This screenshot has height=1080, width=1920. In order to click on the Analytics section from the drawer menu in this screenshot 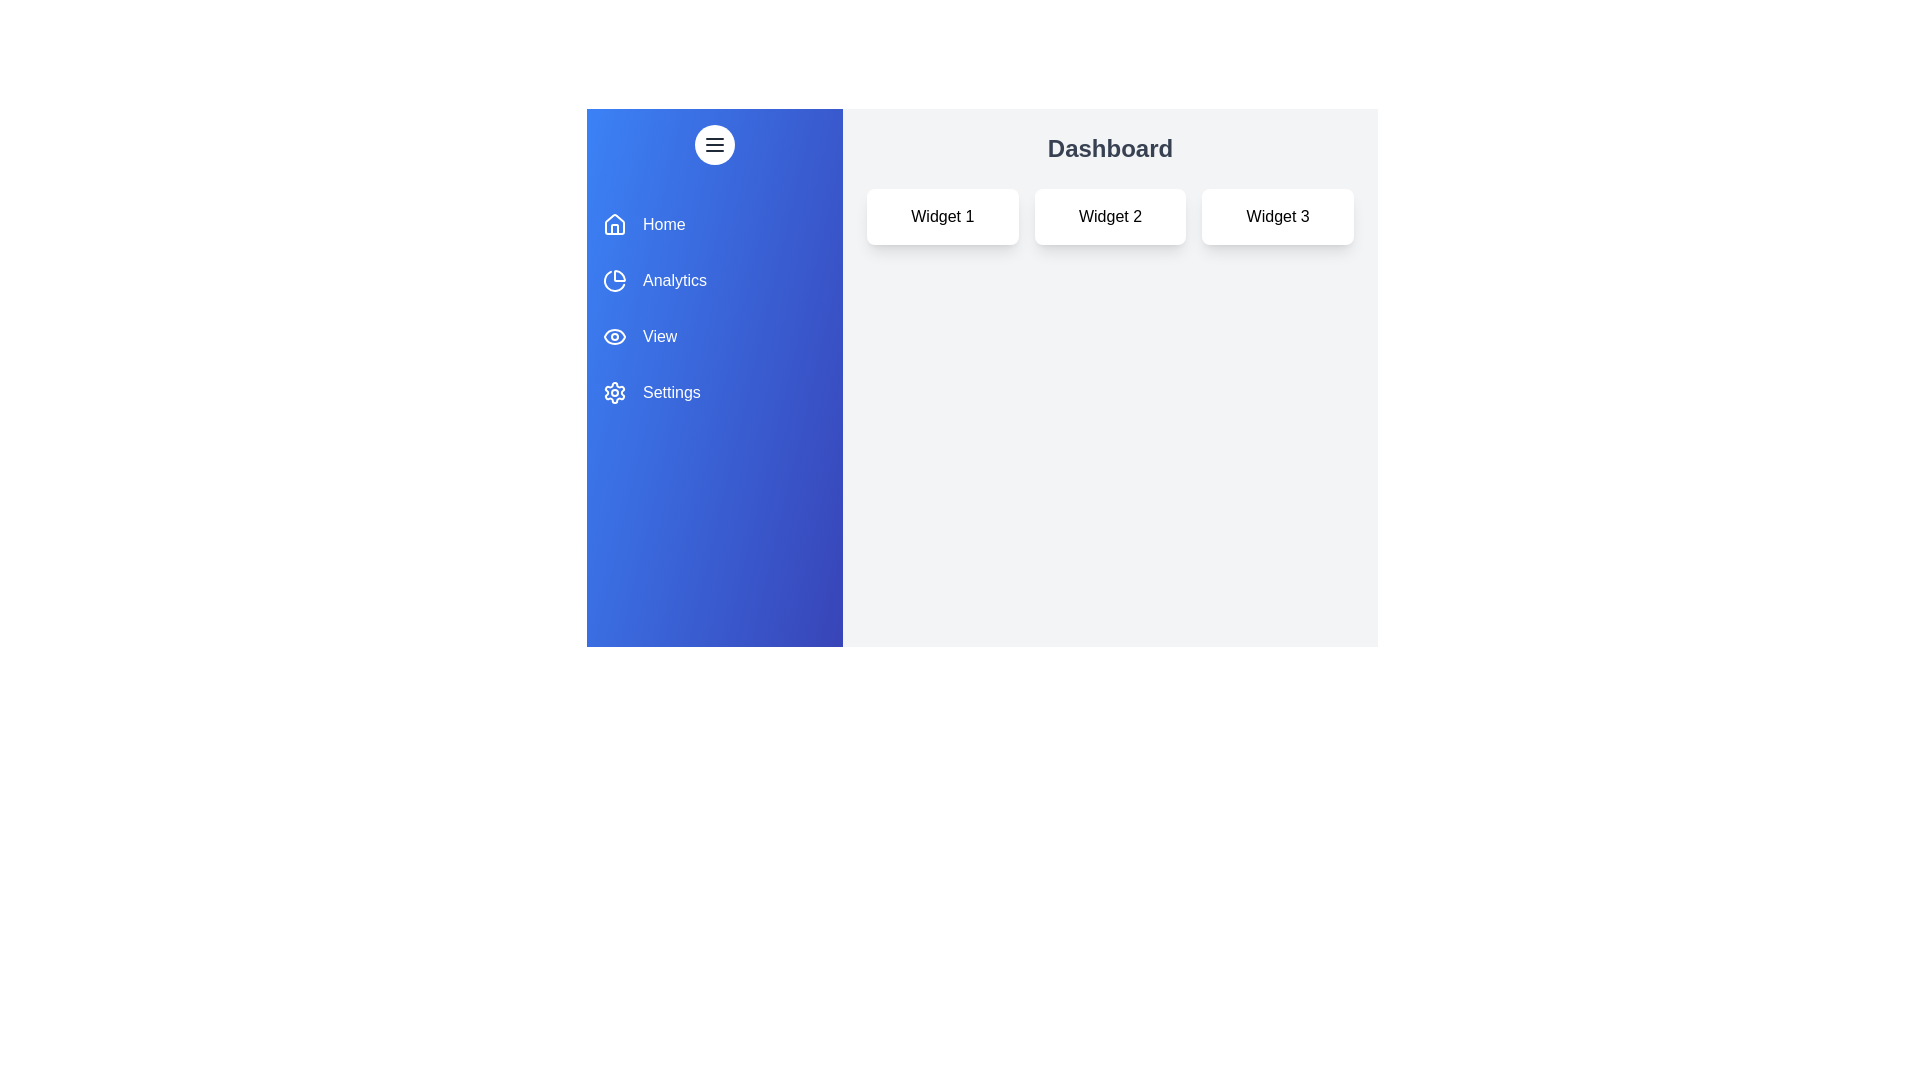, I will do `click(715, 281)`.